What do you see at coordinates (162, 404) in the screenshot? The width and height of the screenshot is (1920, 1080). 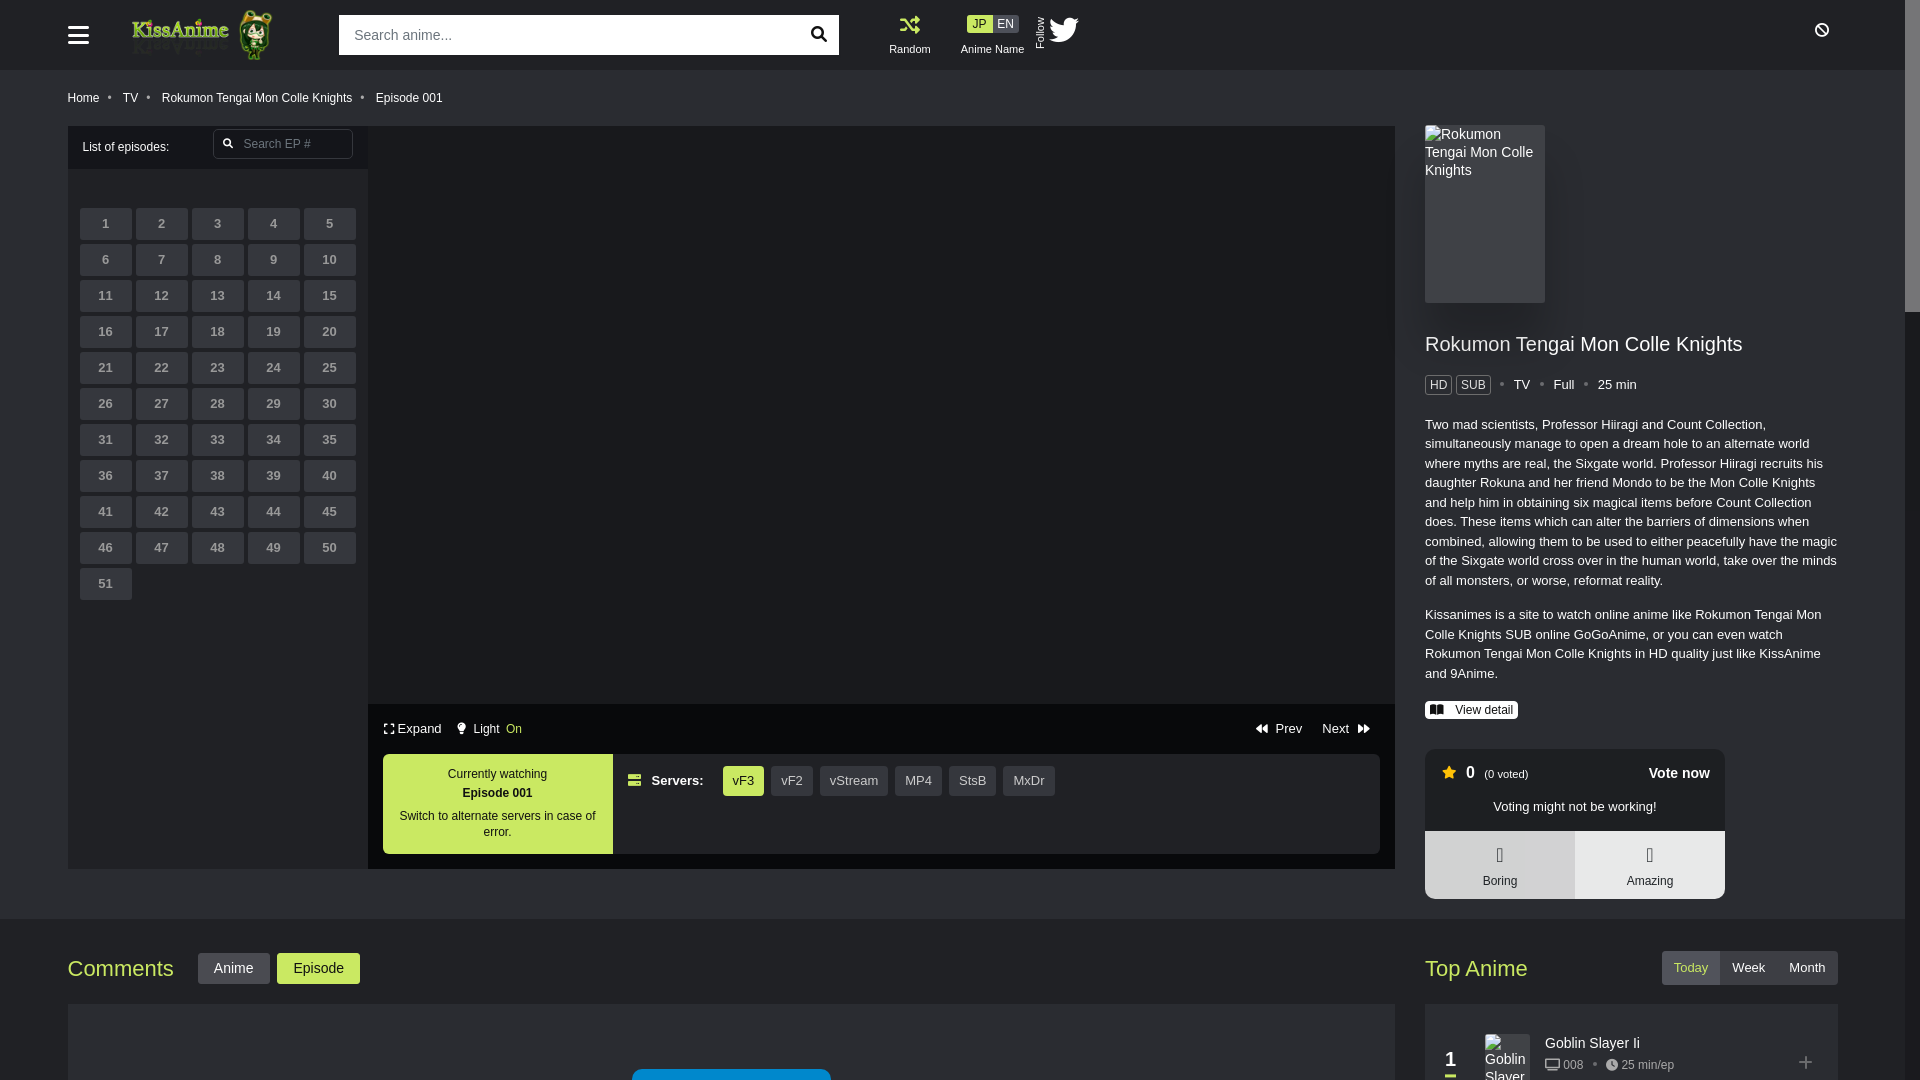 I see `'27'` at bounding box center [162, 404].